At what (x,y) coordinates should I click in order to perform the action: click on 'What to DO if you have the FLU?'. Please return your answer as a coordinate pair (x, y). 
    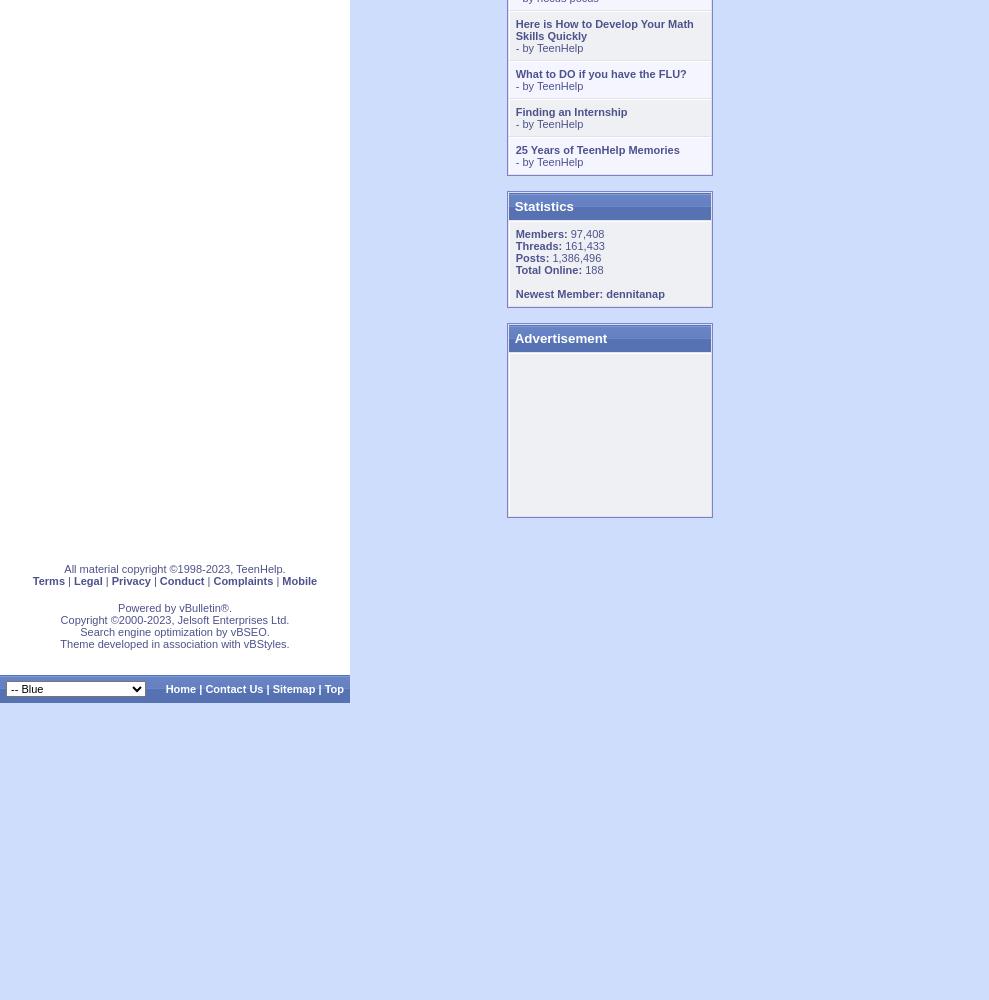
    Looking at the image, I should click on (599, 73).